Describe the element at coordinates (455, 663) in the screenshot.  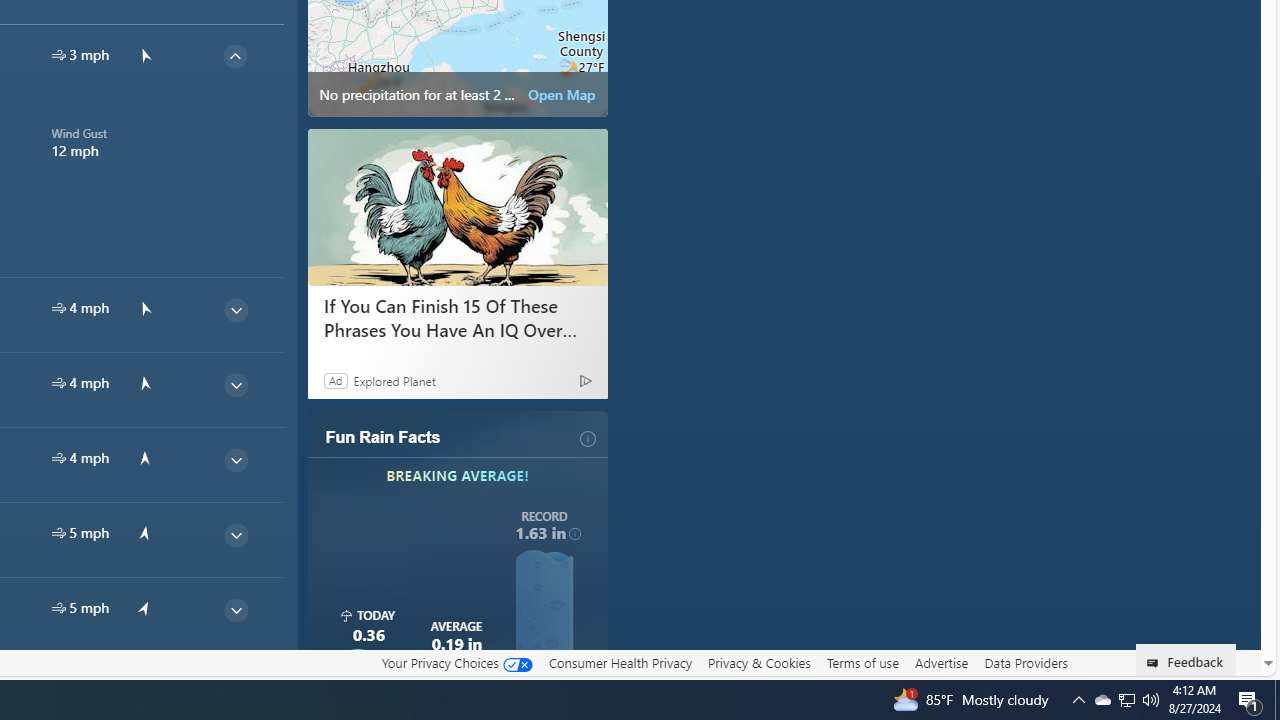
I see `'Your Privacy Choices'` at that location.